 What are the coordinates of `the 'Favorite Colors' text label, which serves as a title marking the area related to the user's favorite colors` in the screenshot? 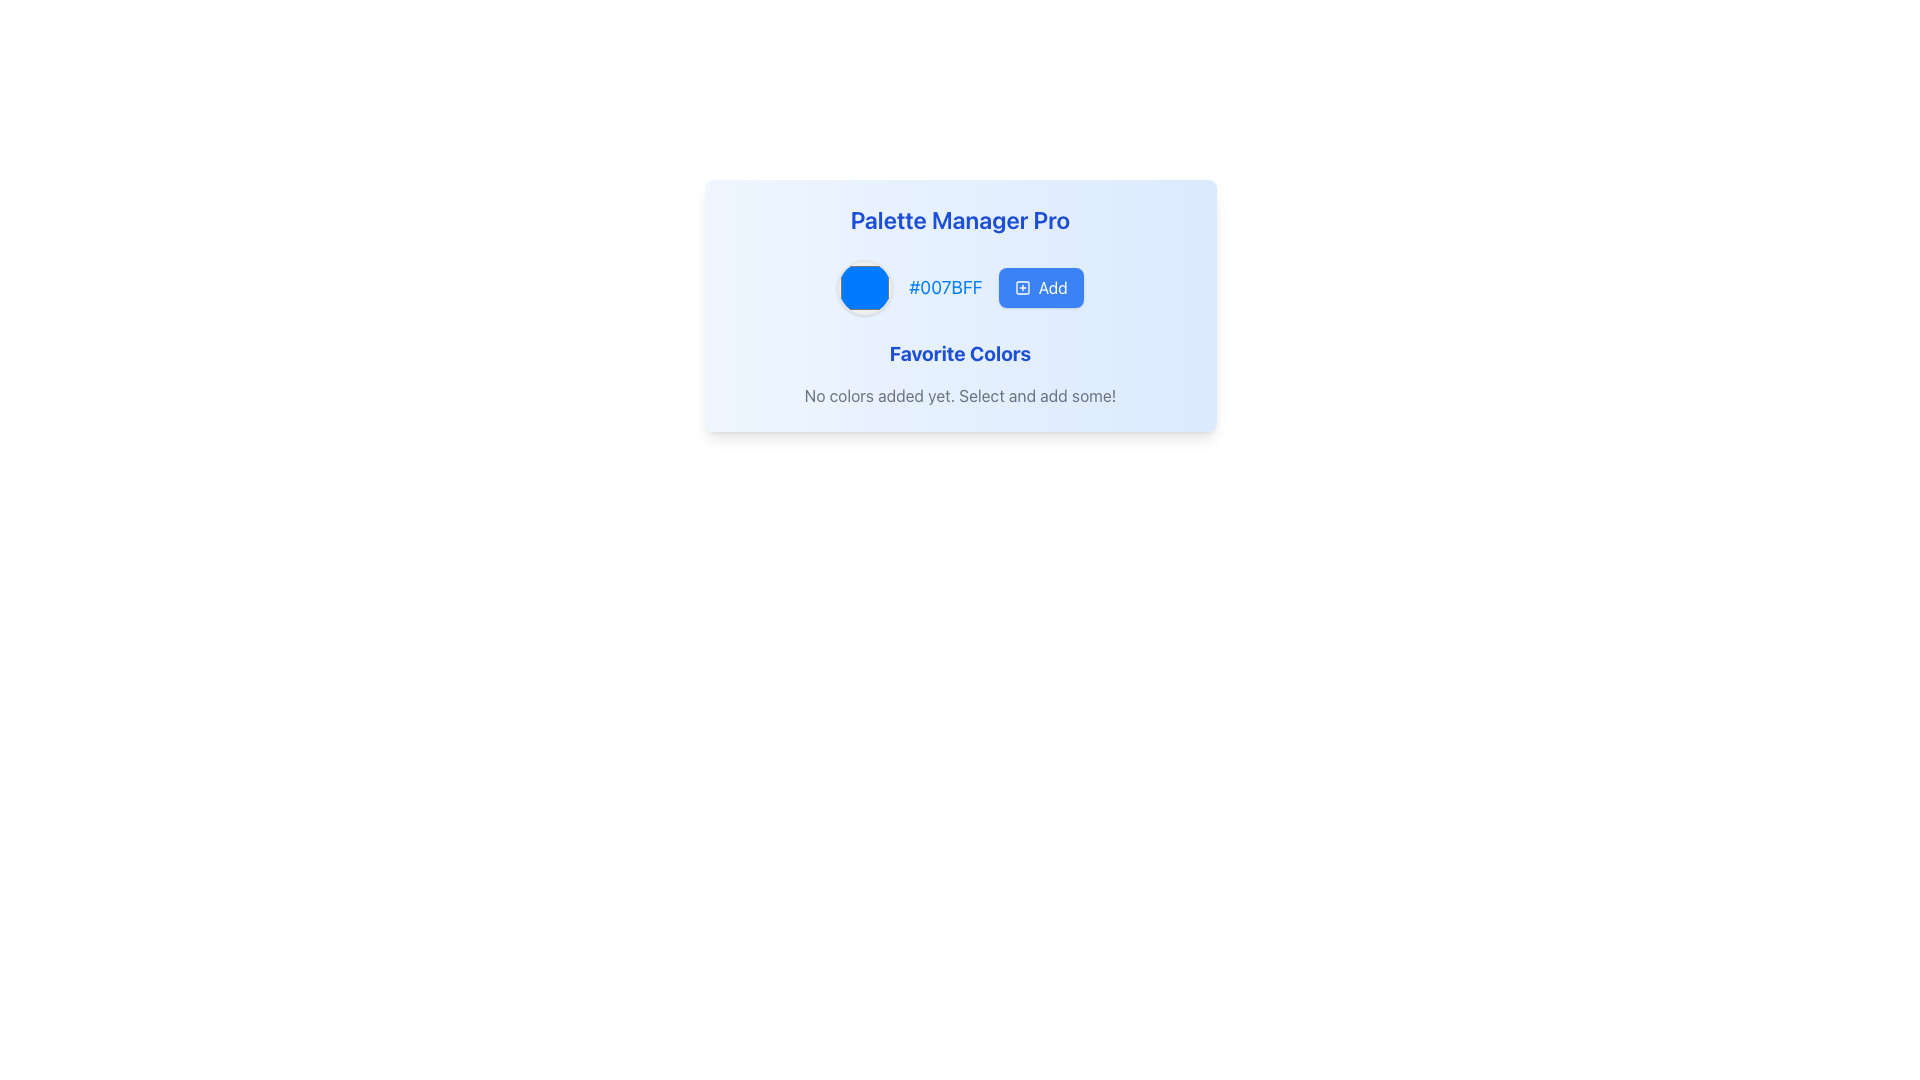 It's located at (960, 353).